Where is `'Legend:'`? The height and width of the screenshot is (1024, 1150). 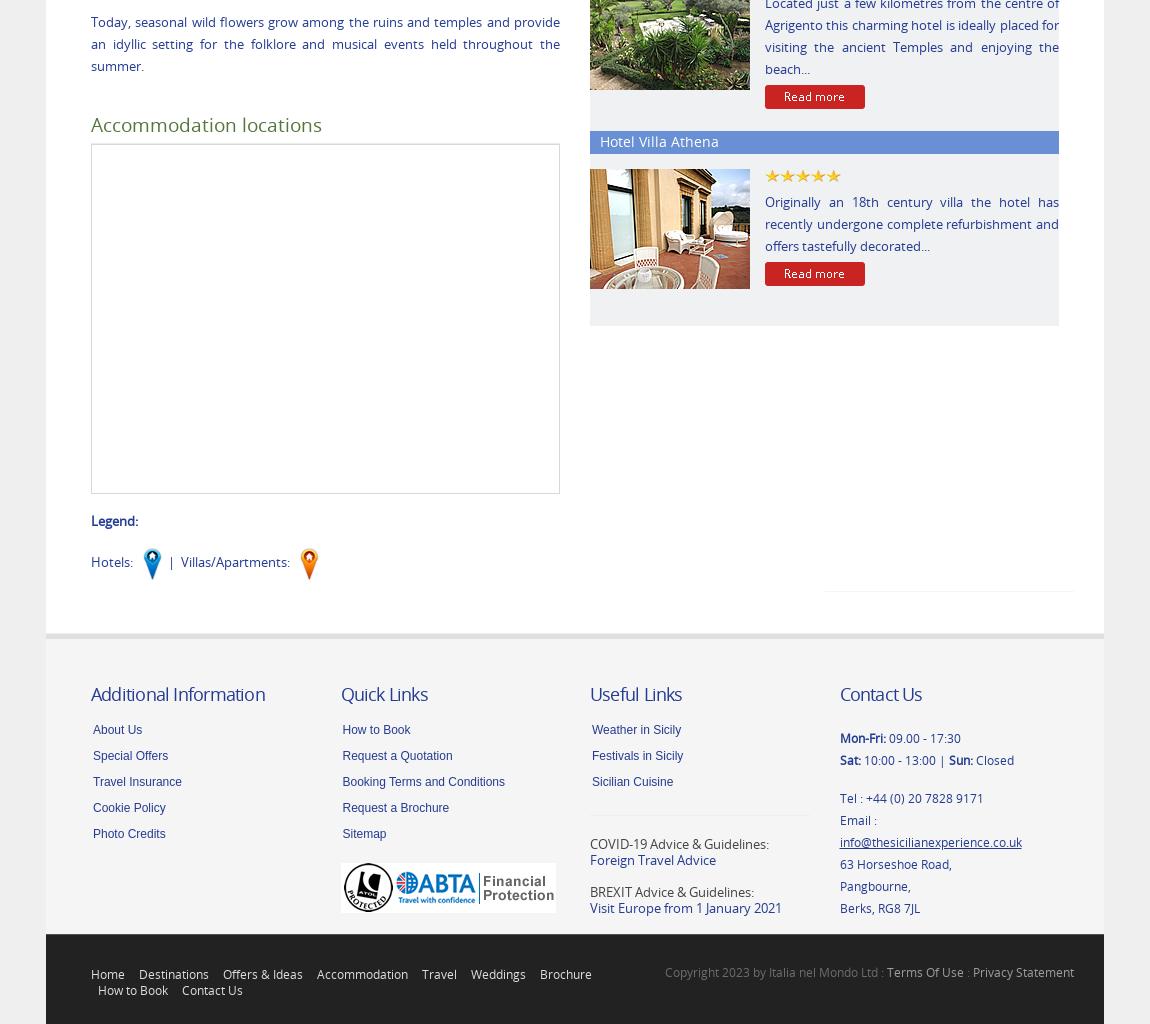 'Legend:' is located at coordinates (89, 519).